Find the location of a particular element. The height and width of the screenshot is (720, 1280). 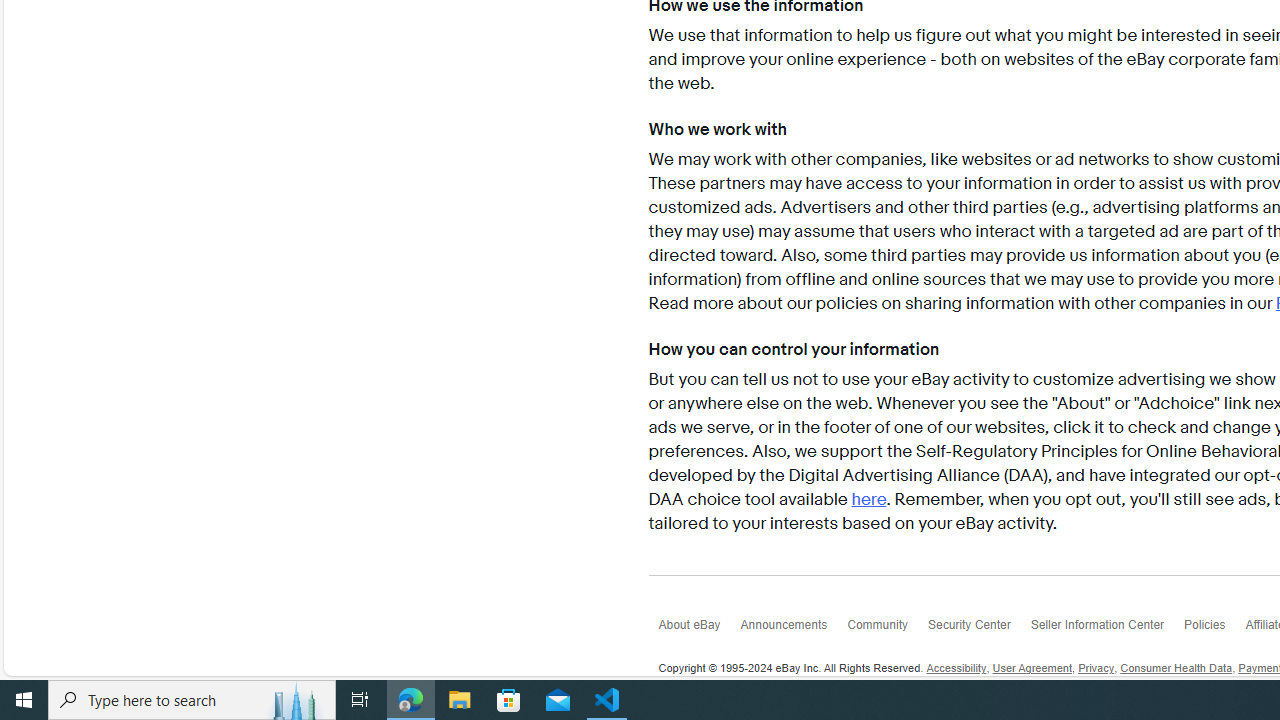

'Community' is located at coordinates (886, 630).